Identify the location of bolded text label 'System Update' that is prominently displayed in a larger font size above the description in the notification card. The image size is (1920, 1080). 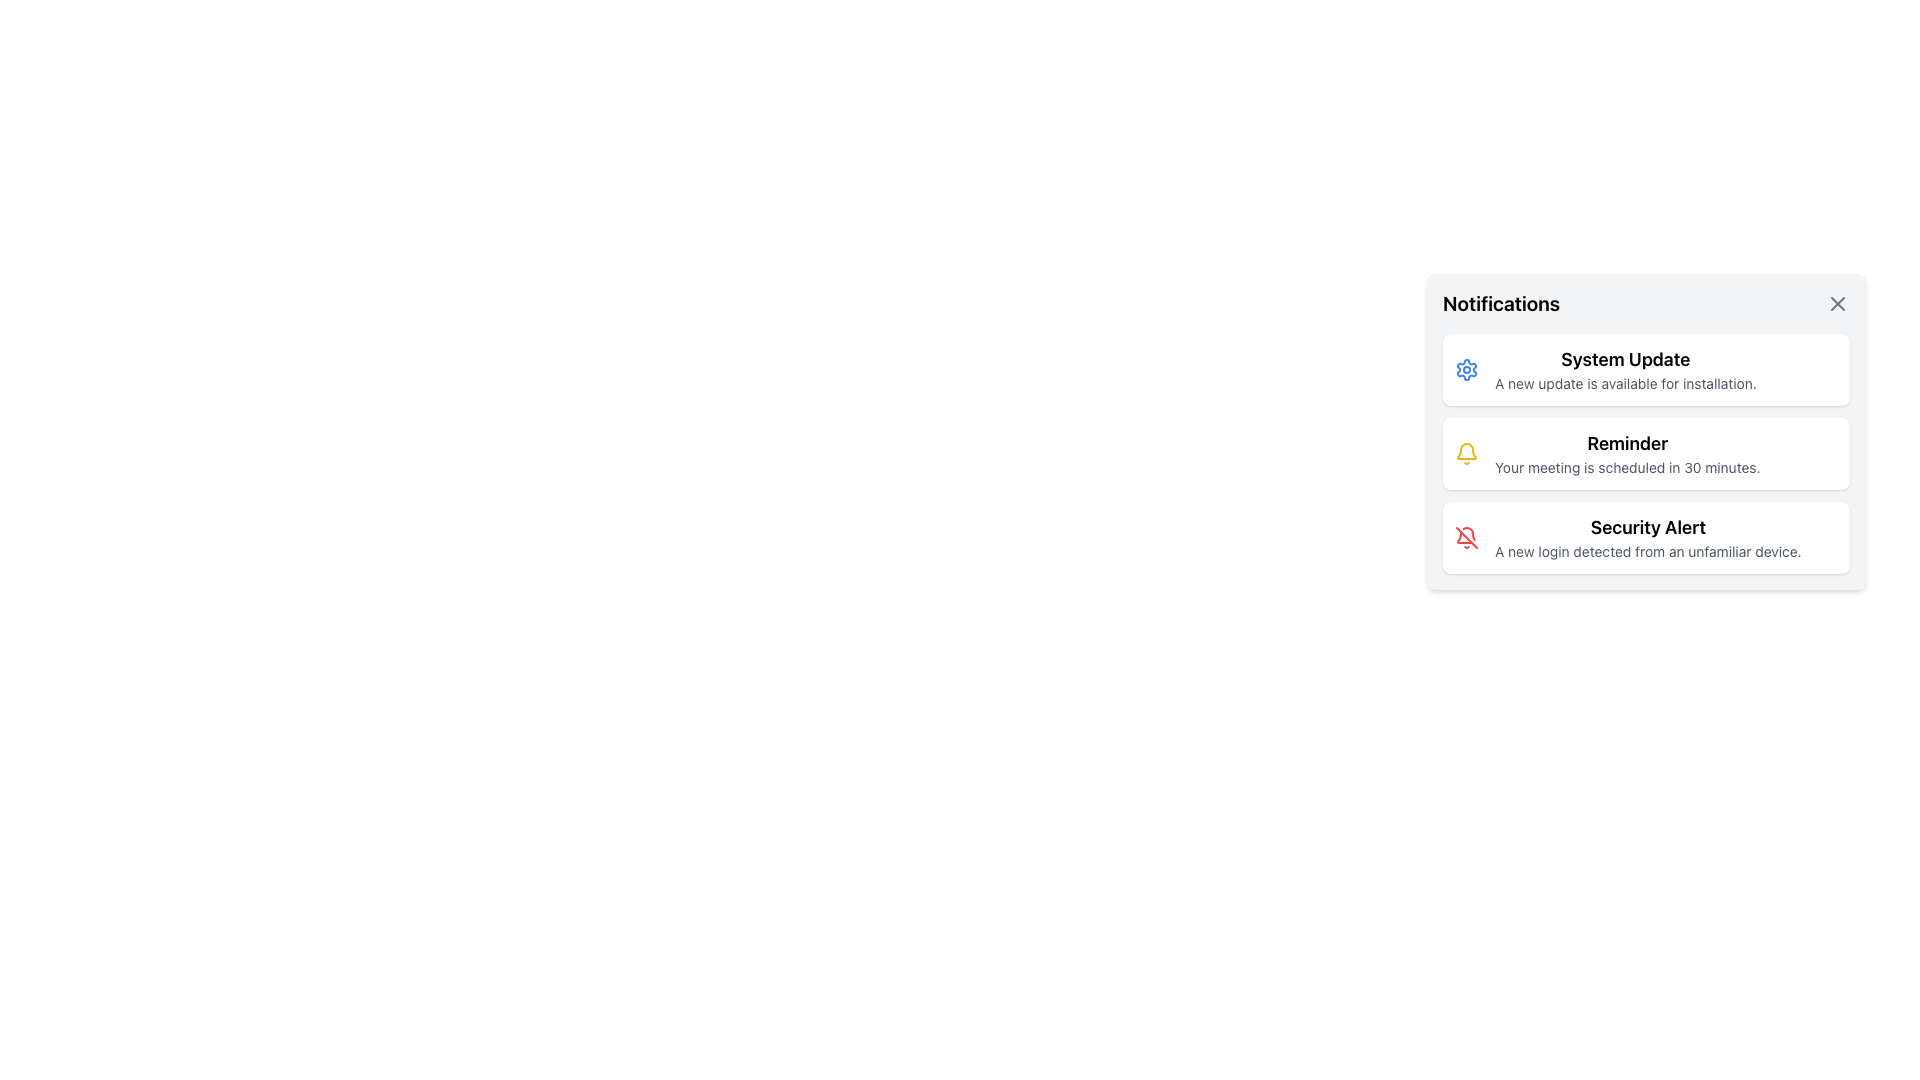
(1625, 358).